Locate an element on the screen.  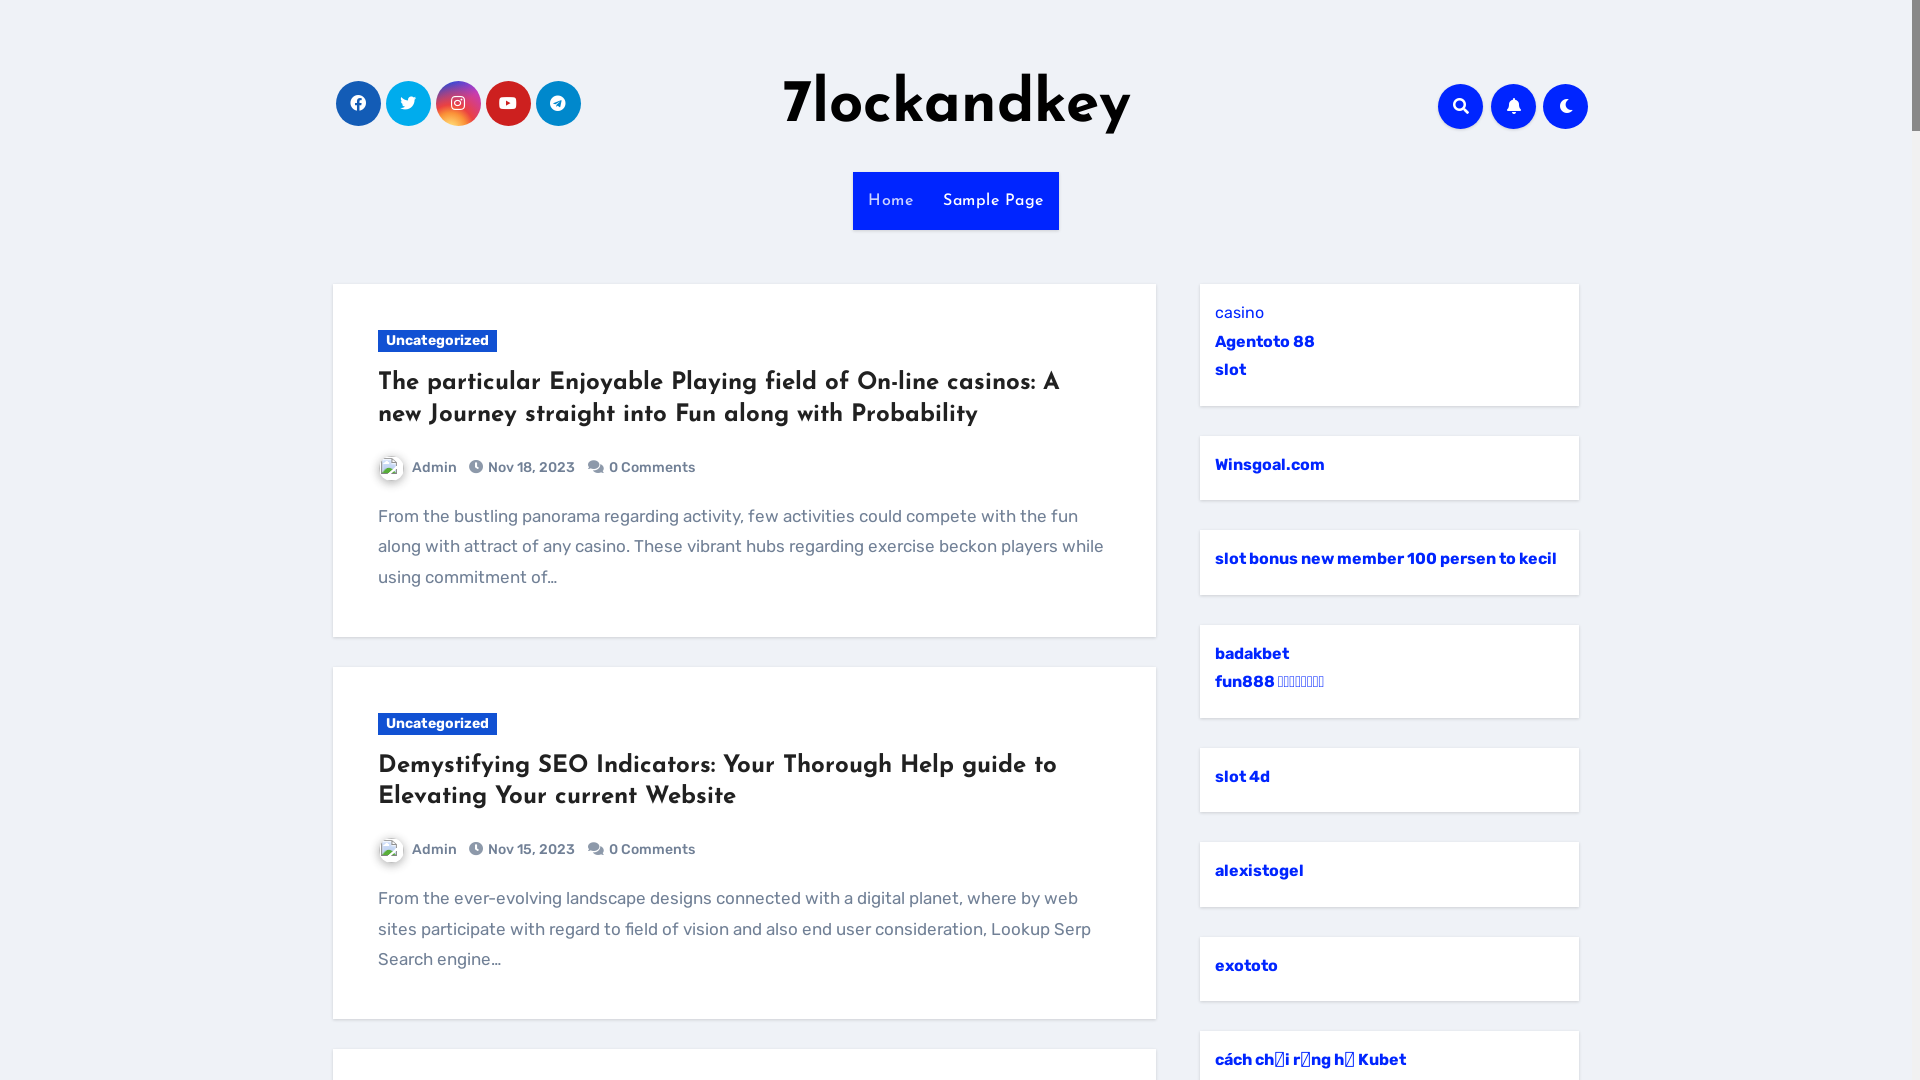
'Sample Page' is located at coordinates (993, 200).